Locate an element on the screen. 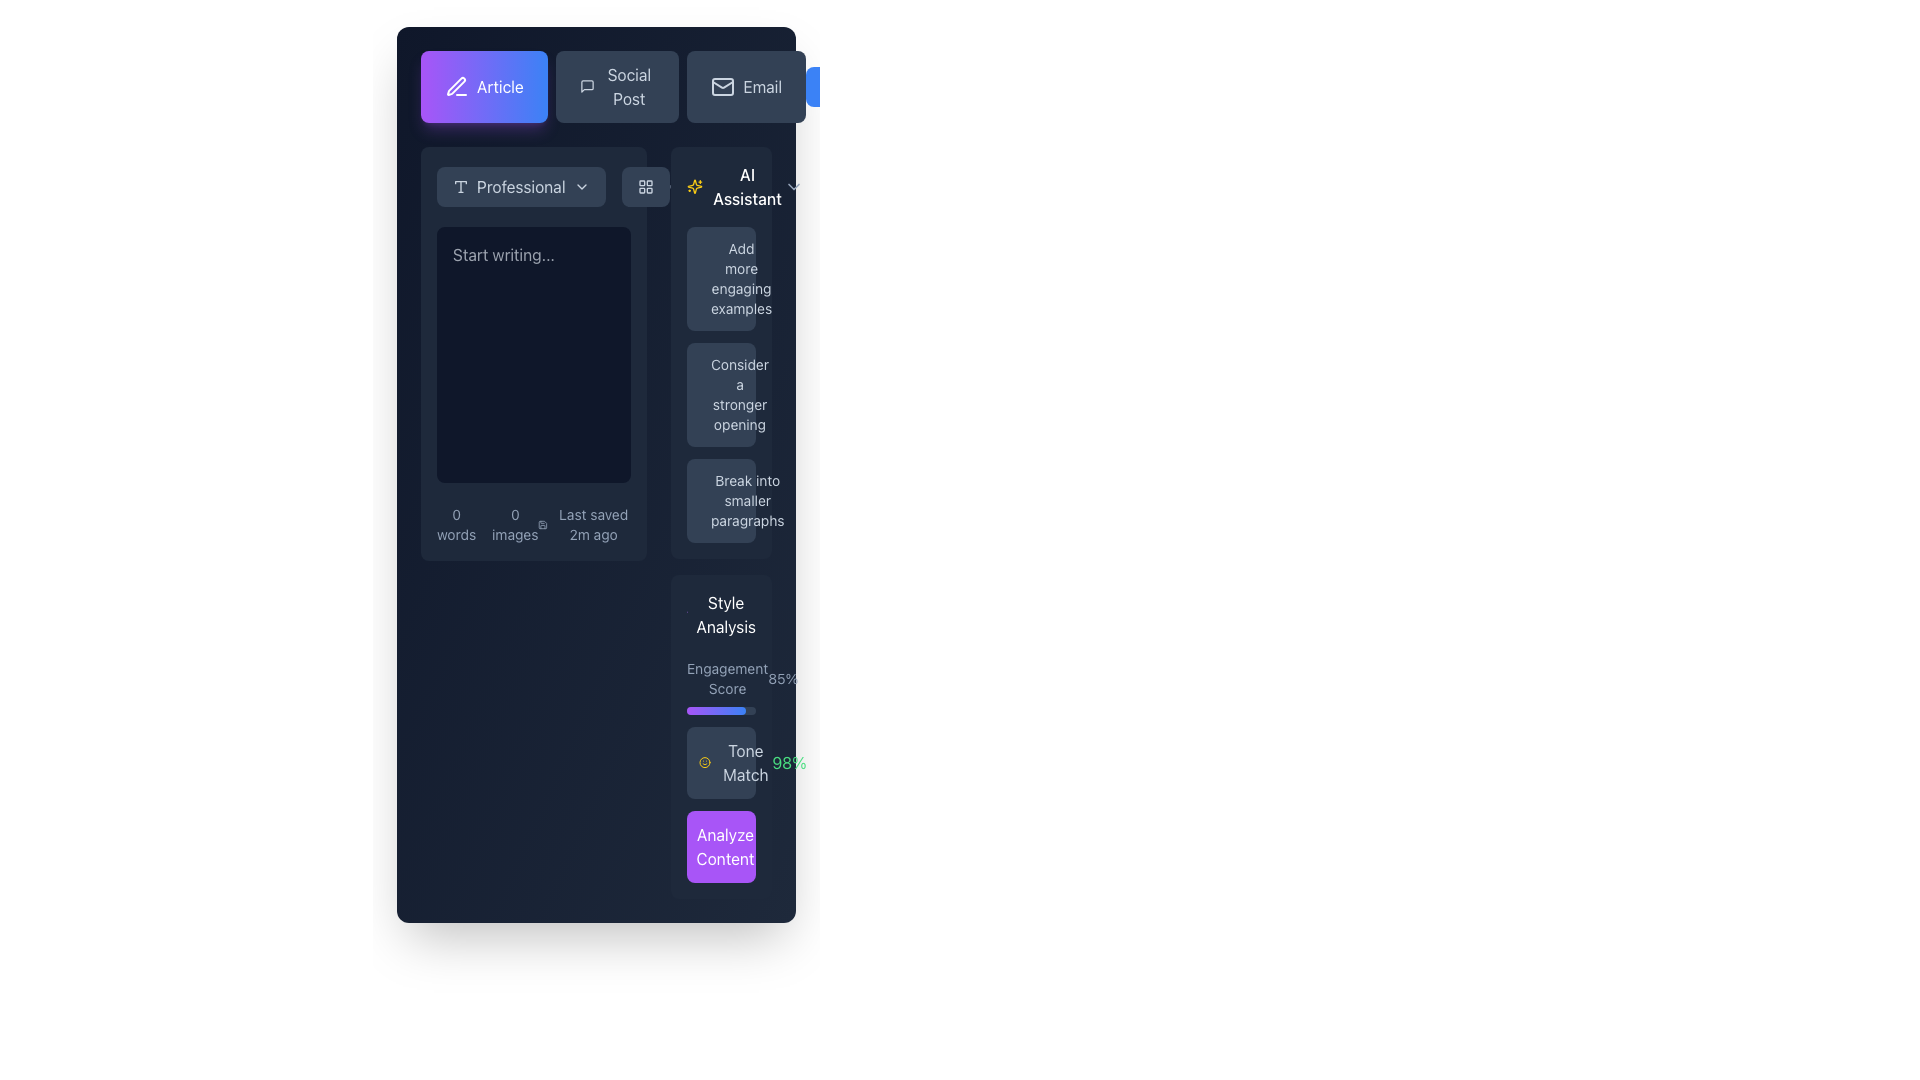  the progression value is located at coordinates (706, 709).